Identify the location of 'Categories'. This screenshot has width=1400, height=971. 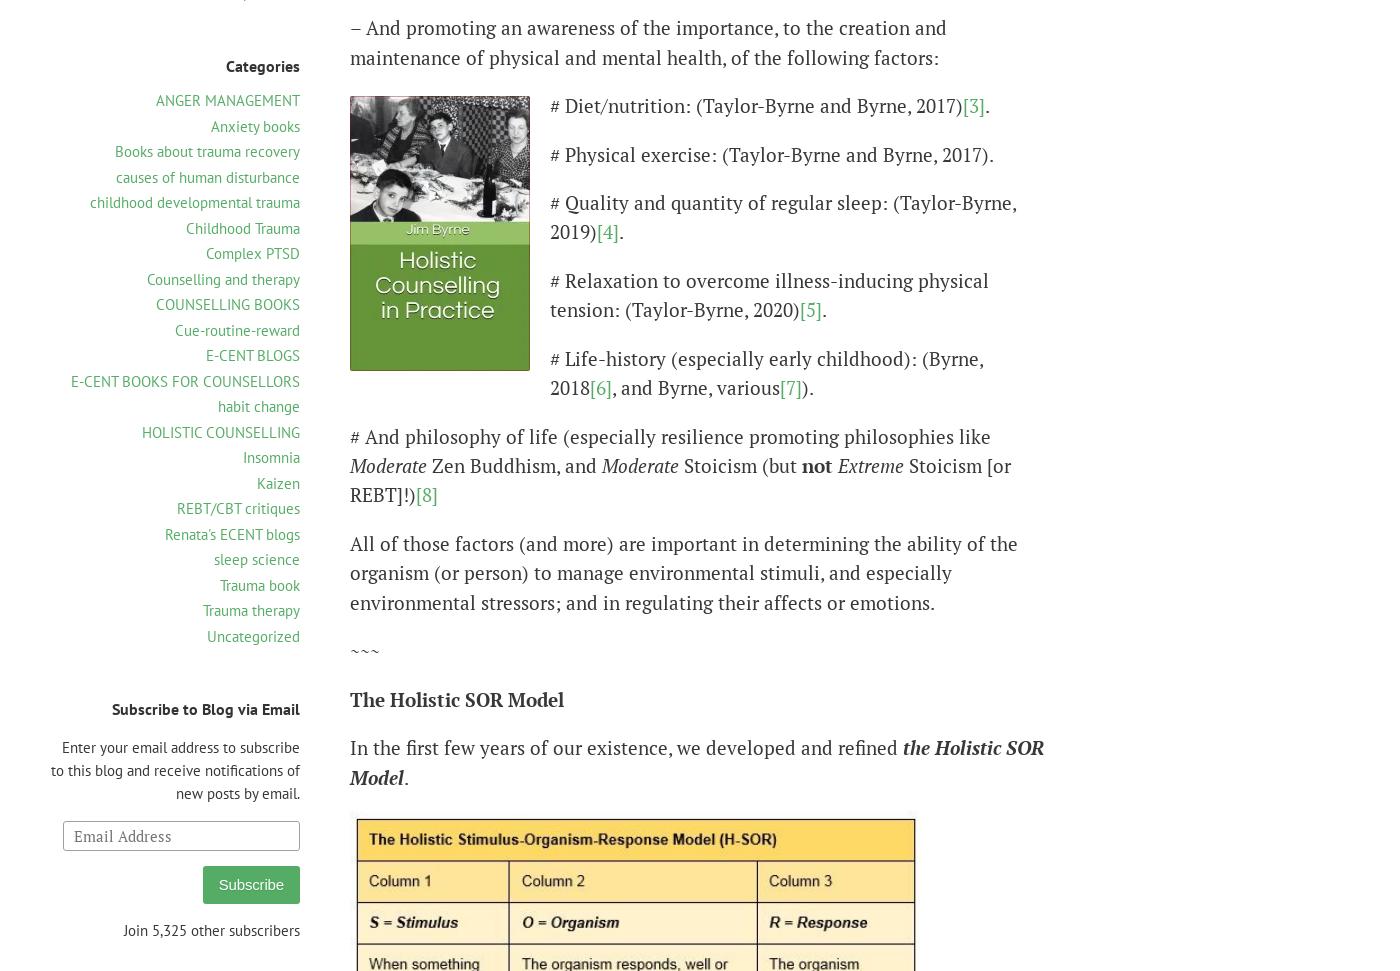
(263, 63).